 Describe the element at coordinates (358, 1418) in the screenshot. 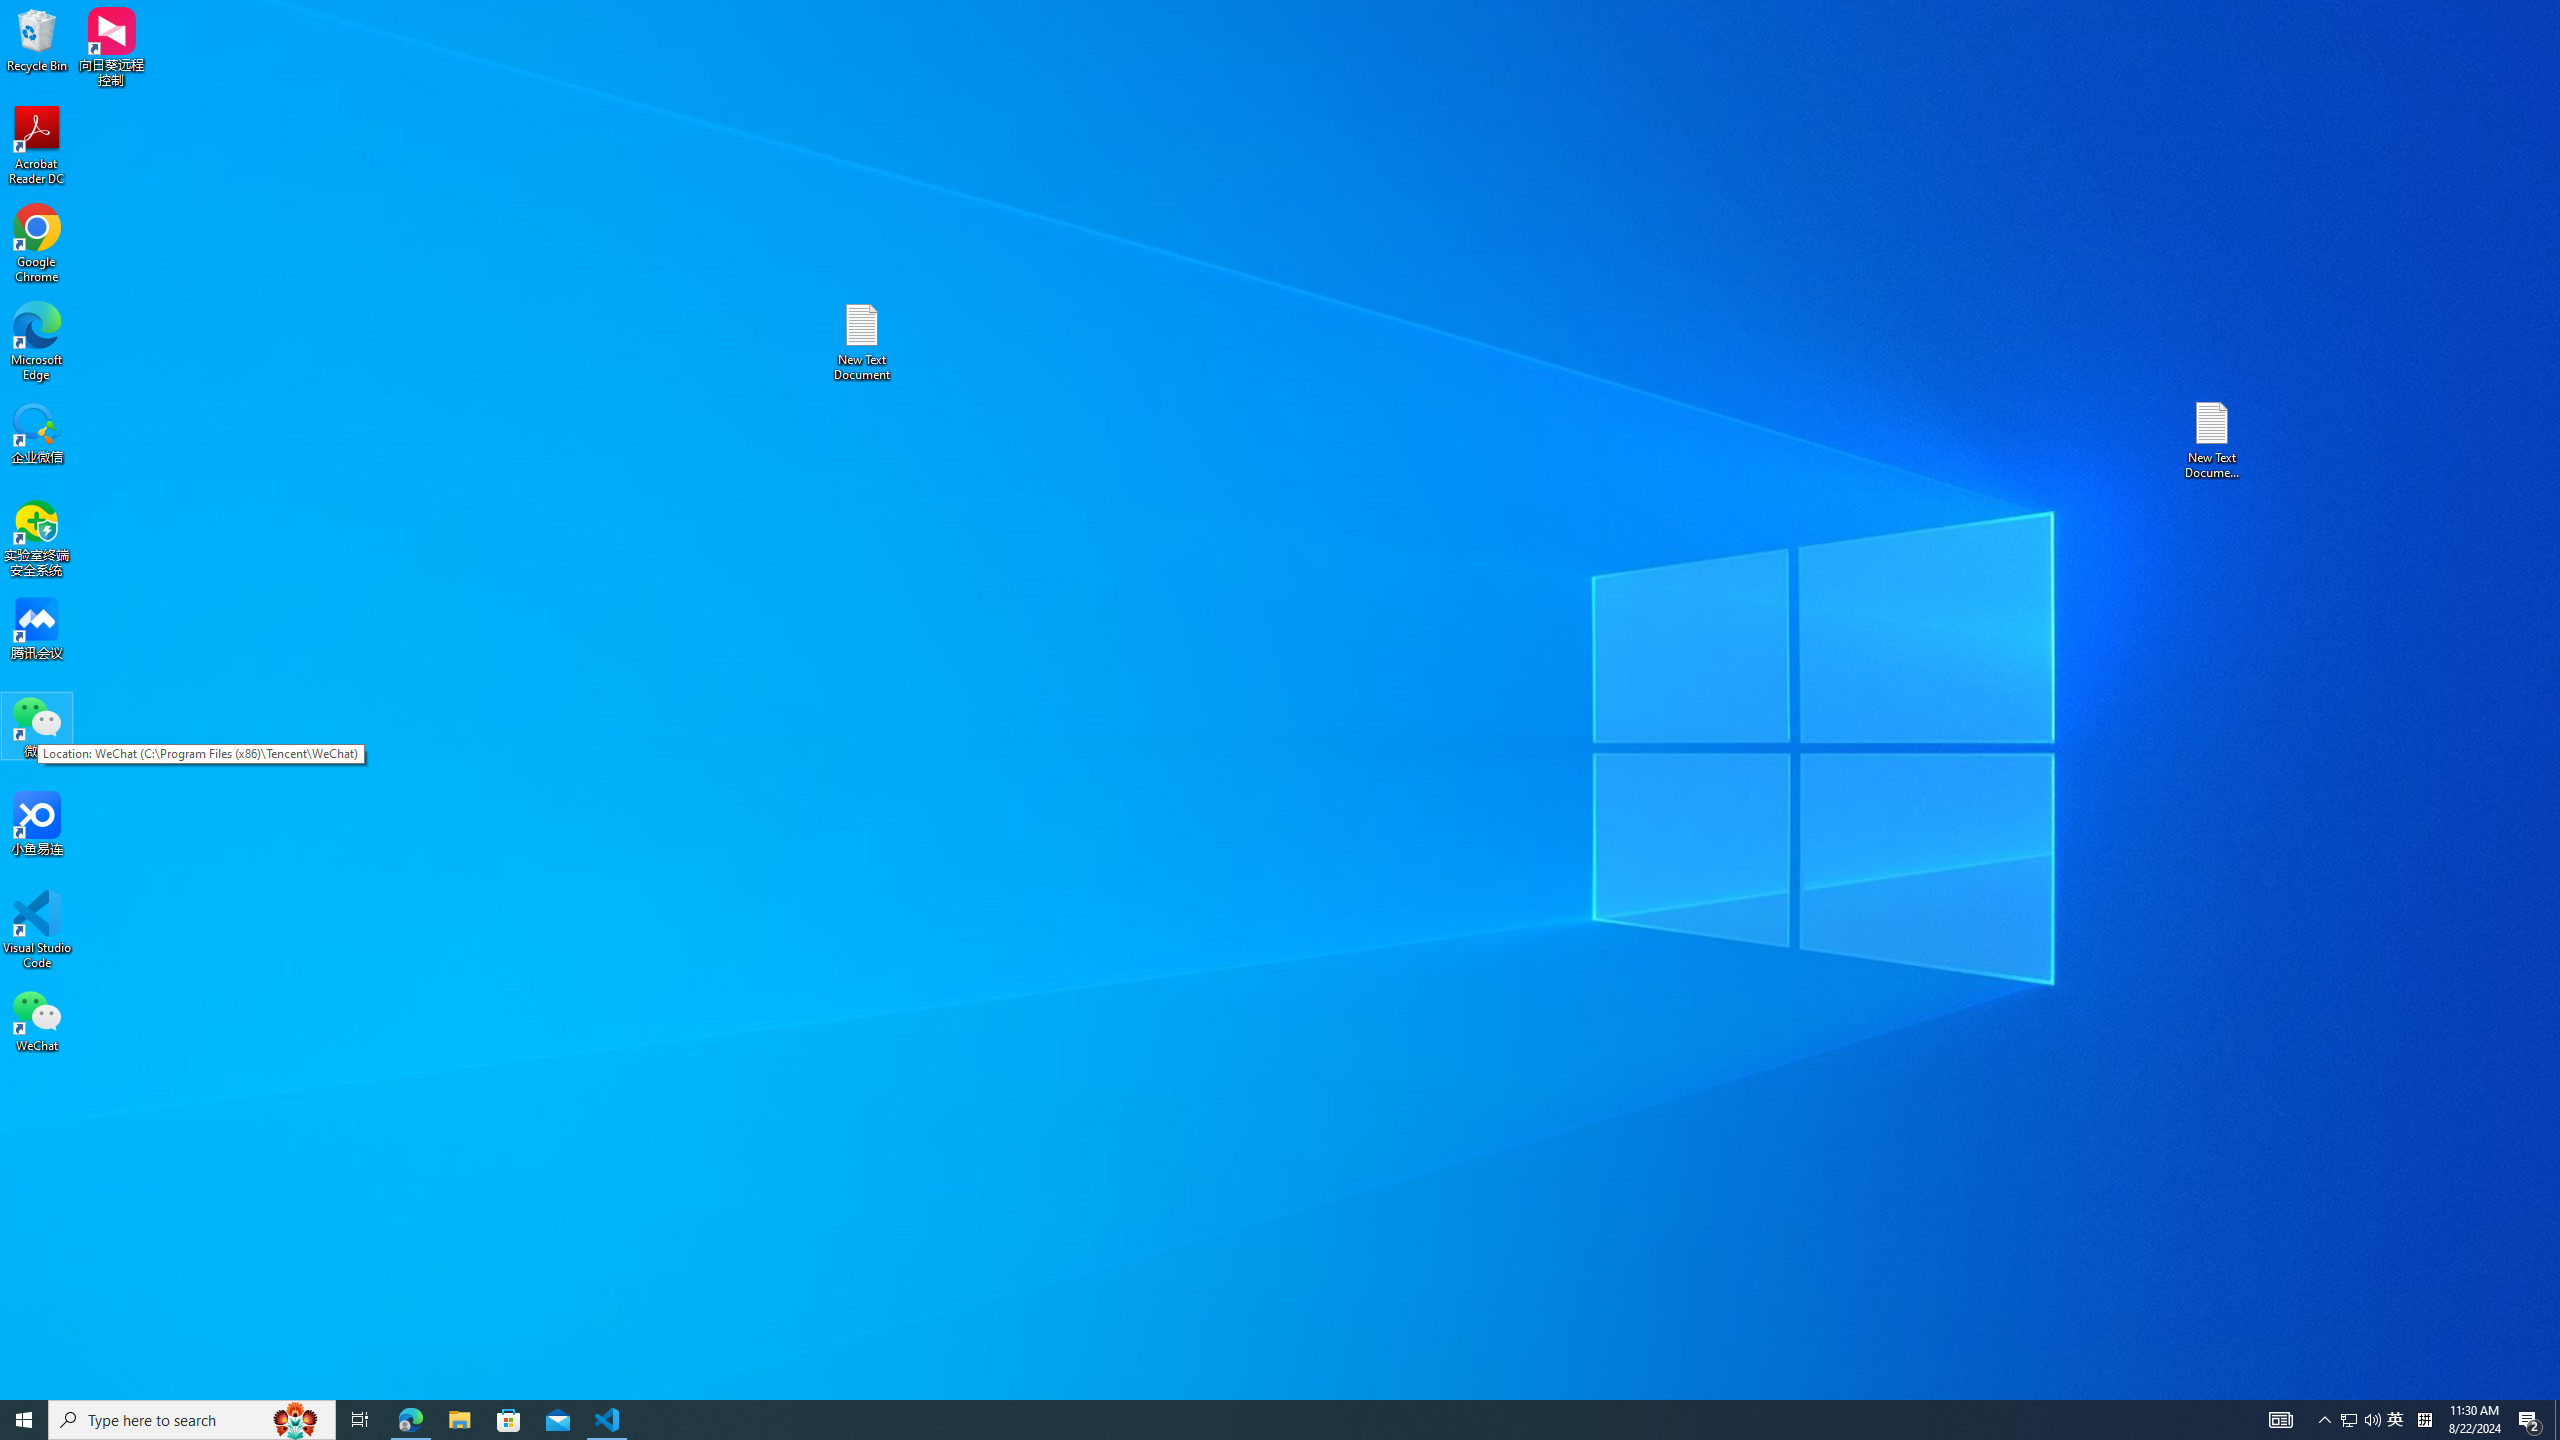

I see `'Task View'` at that location.